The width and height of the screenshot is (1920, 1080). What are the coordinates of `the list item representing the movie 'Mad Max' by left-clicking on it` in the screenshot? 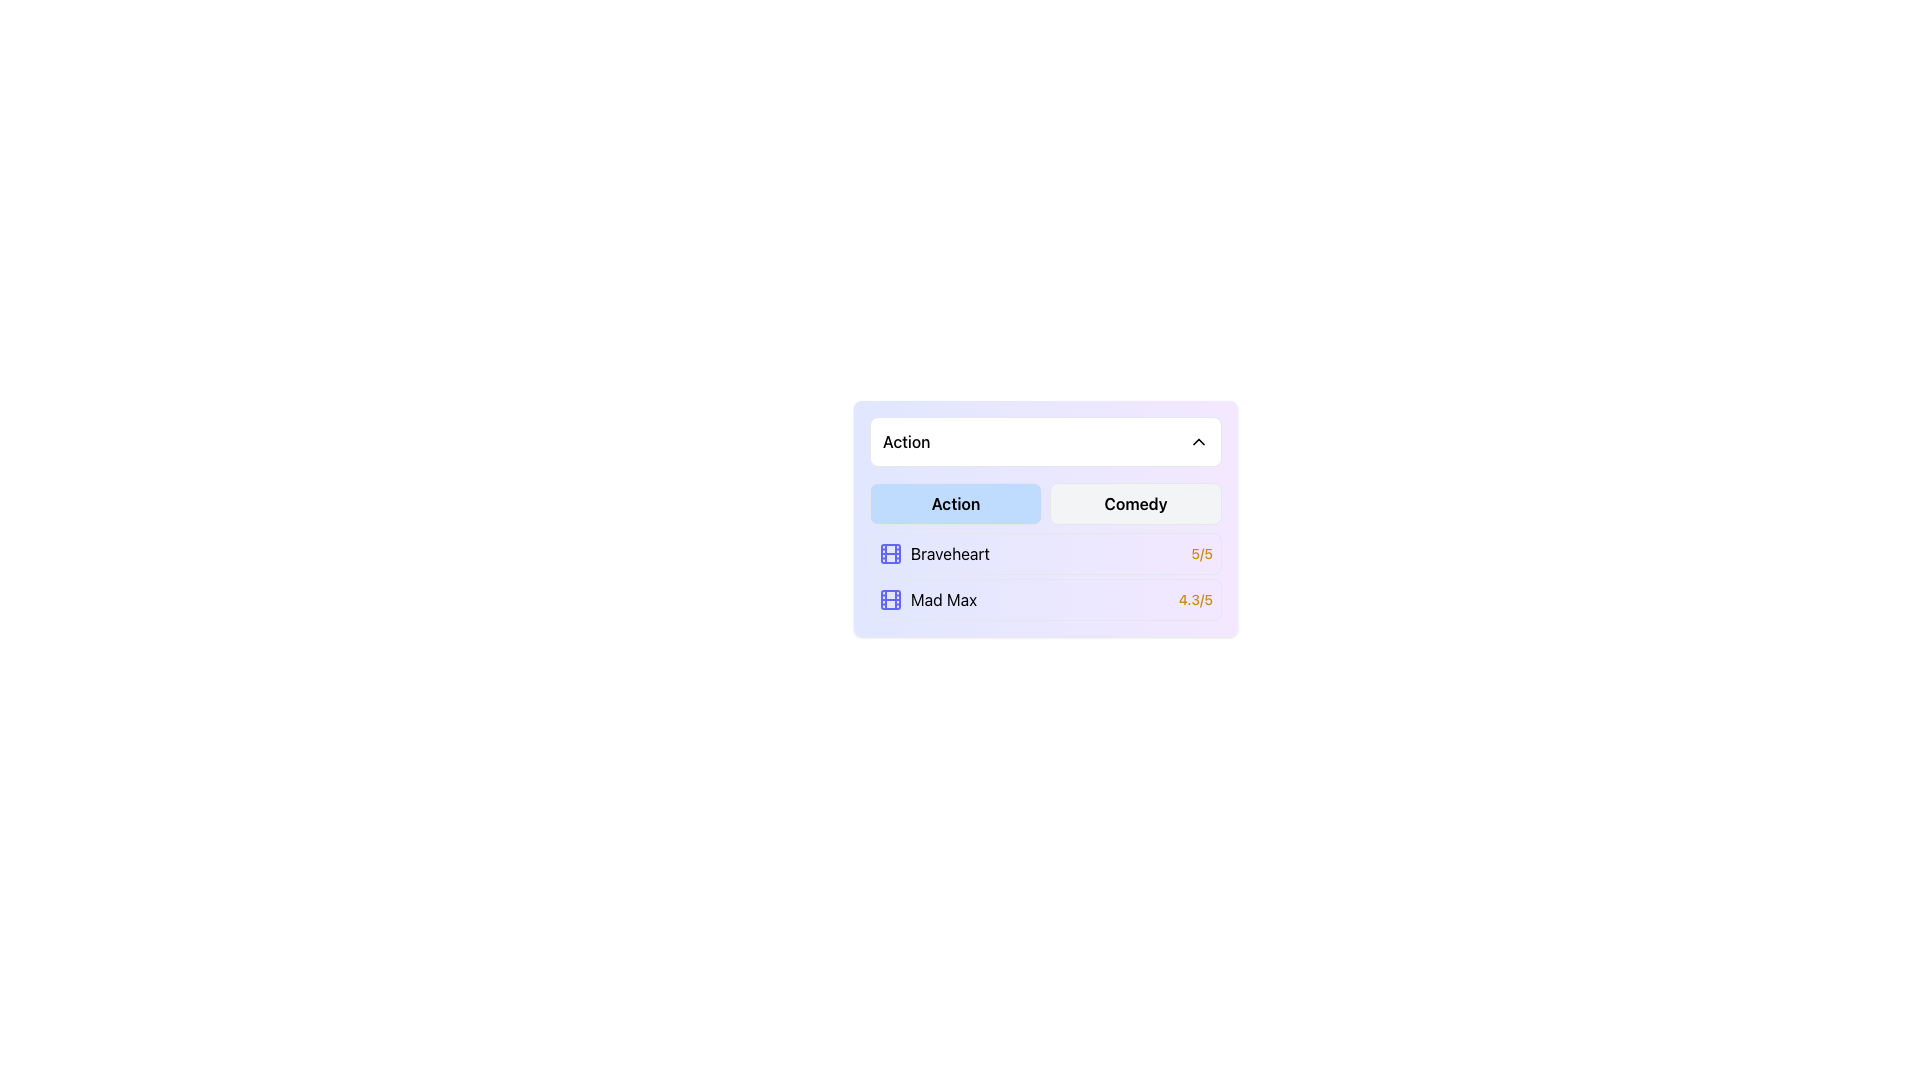 It's located at (1045, 599).